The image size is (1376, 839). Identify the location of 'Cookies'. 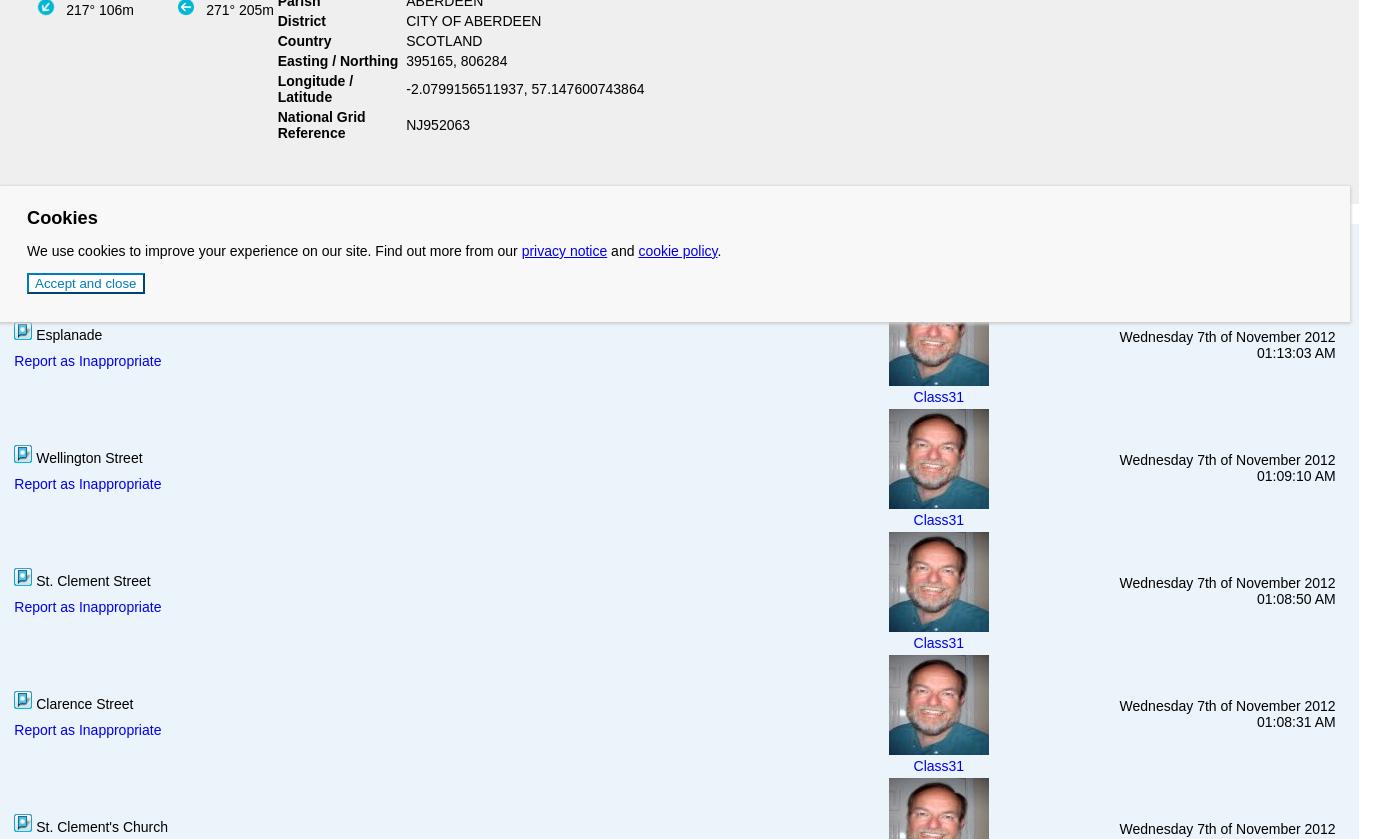
(61, 216).